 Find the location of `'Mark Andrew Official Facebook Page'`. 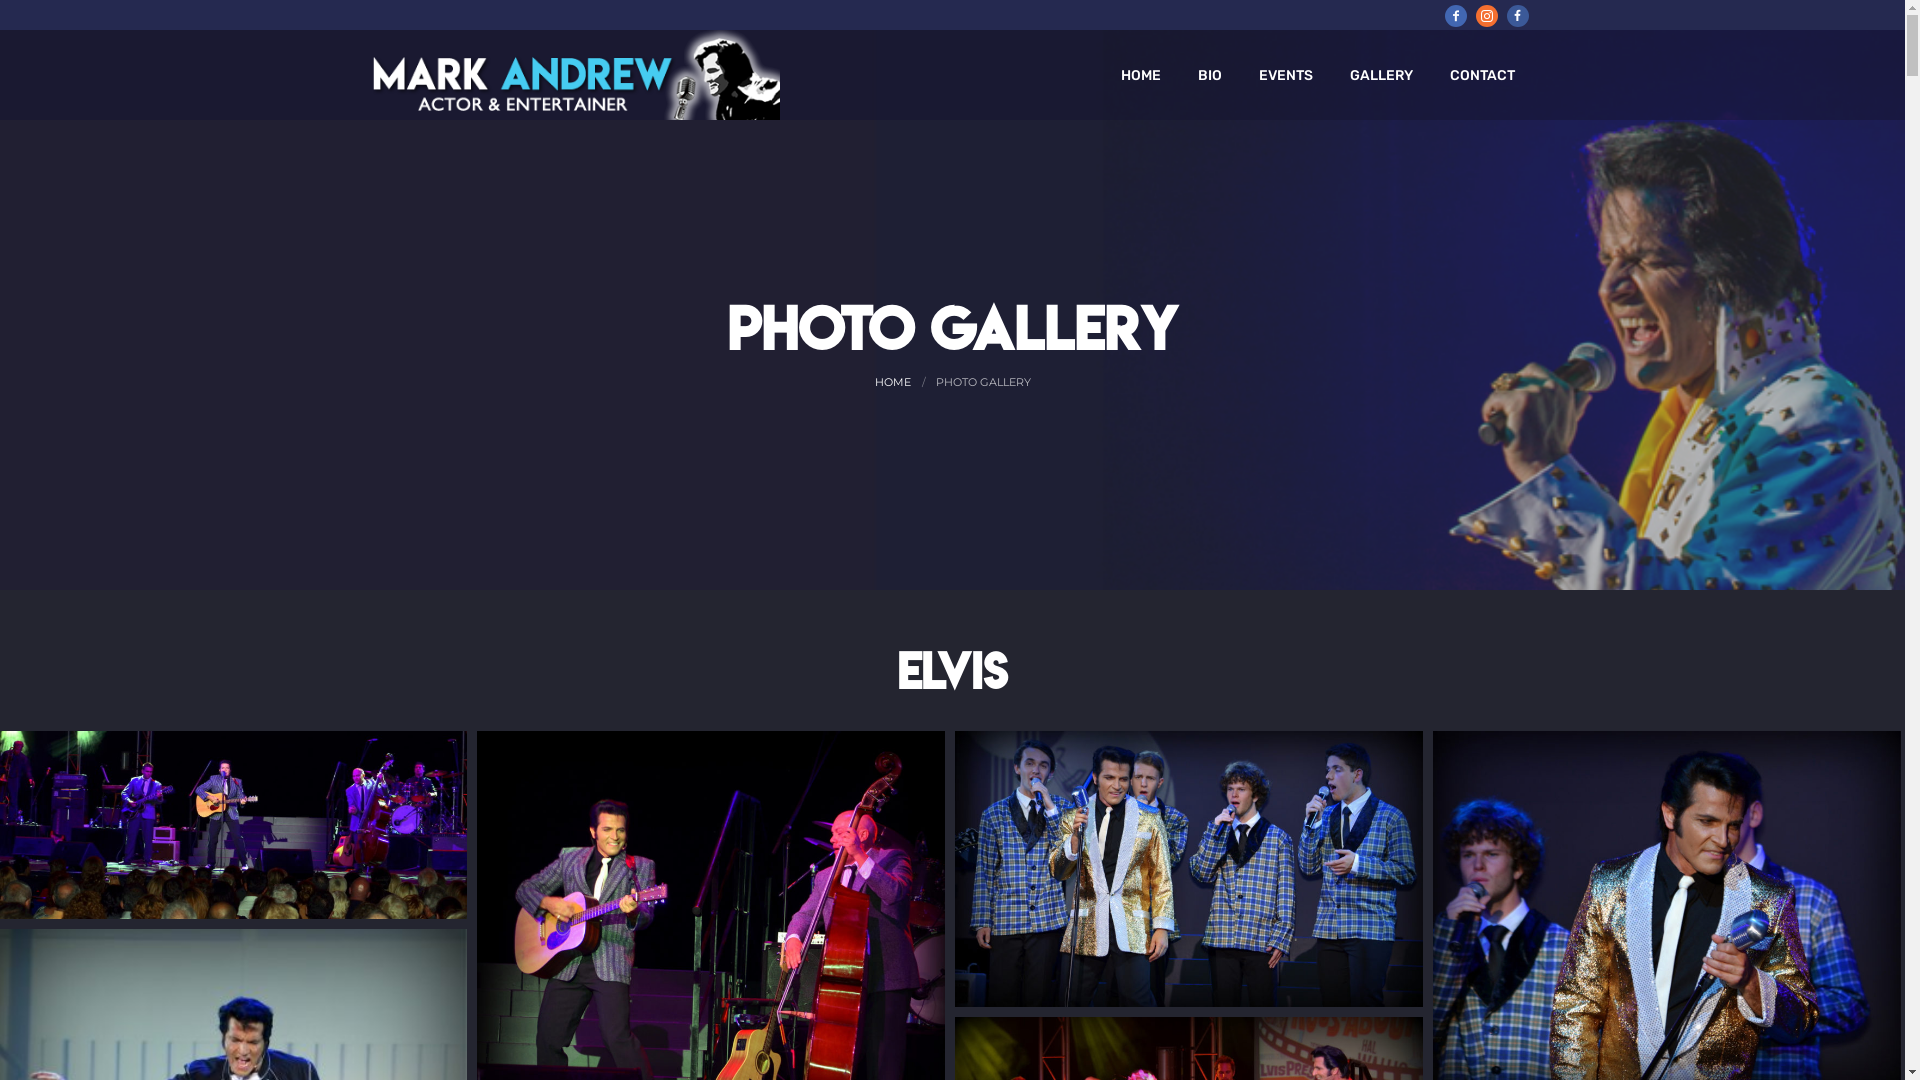

'Mark Andrew Official Facebook Page' is located at coordinates (1454, 15).